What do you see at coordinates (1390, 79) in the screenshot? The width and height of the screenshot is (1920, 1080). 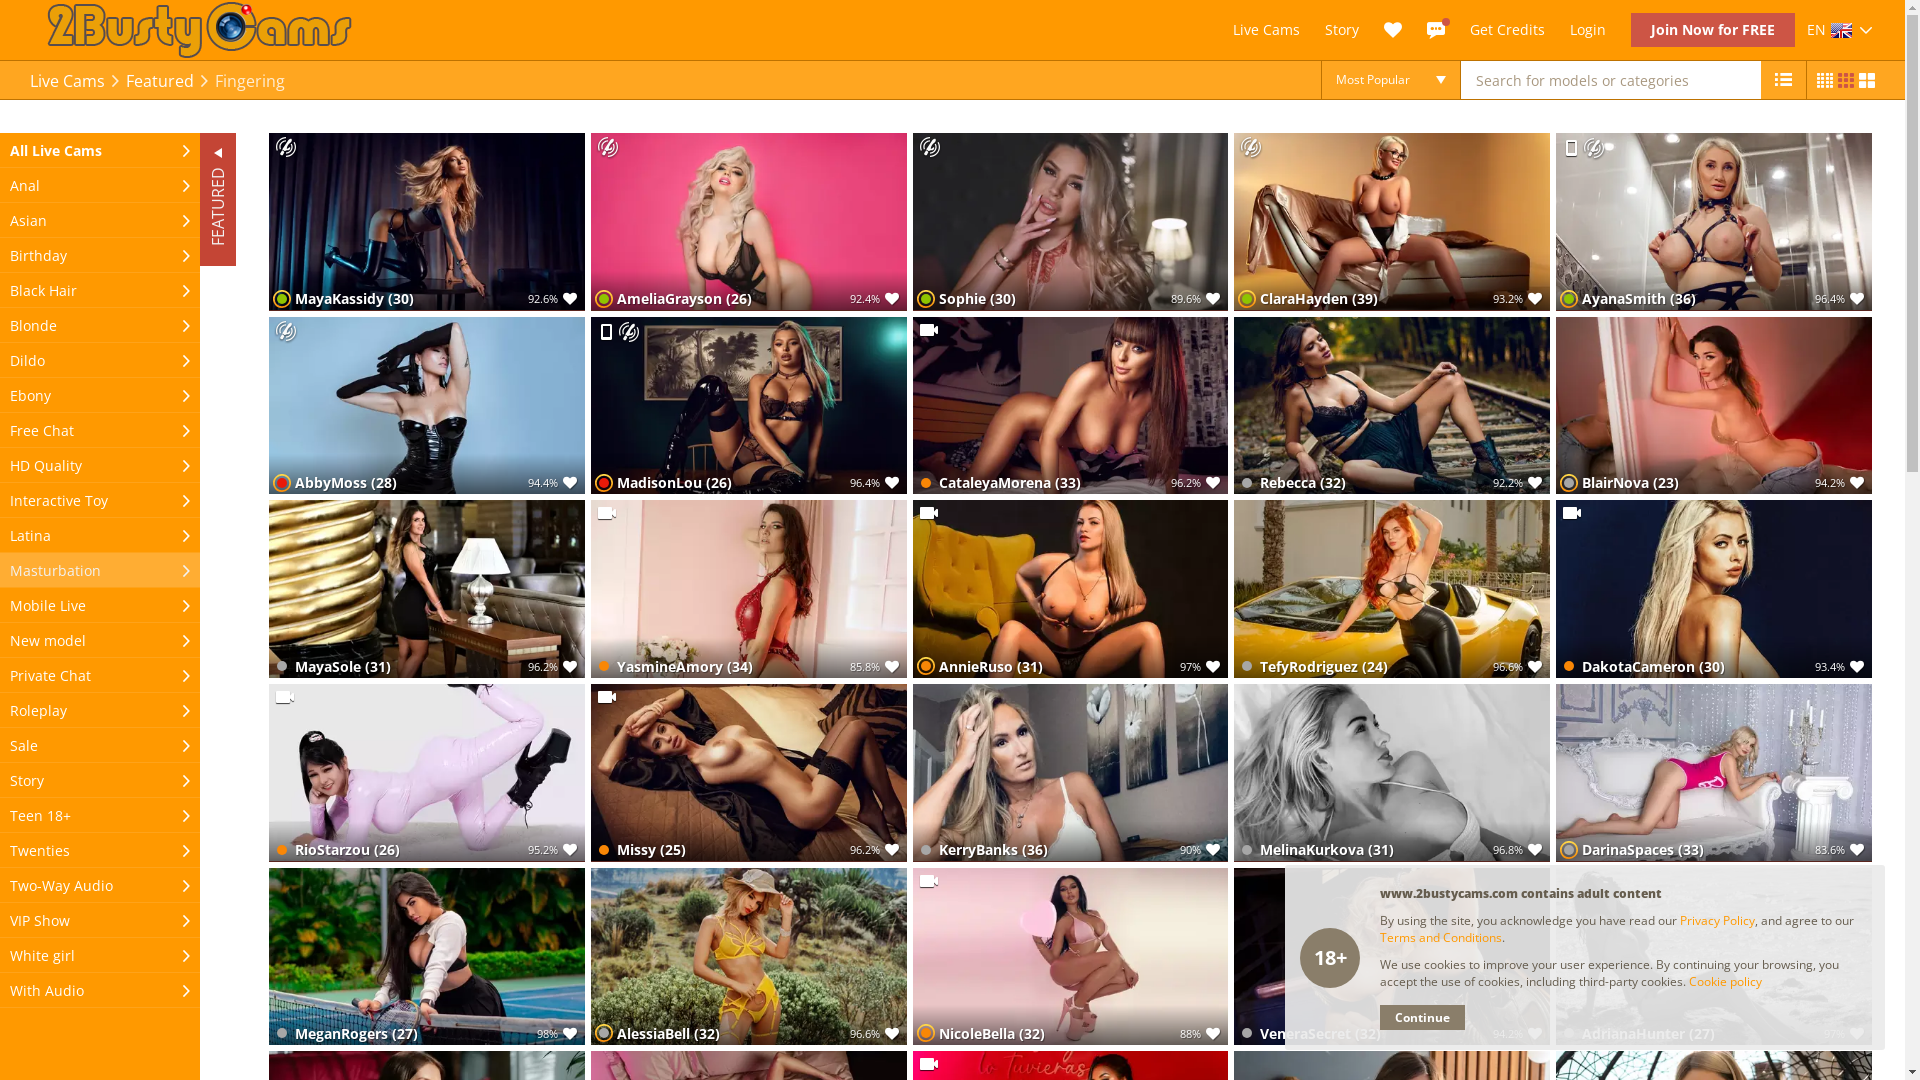 I see `'Most Popular'` at bounding box center [1390, 79].